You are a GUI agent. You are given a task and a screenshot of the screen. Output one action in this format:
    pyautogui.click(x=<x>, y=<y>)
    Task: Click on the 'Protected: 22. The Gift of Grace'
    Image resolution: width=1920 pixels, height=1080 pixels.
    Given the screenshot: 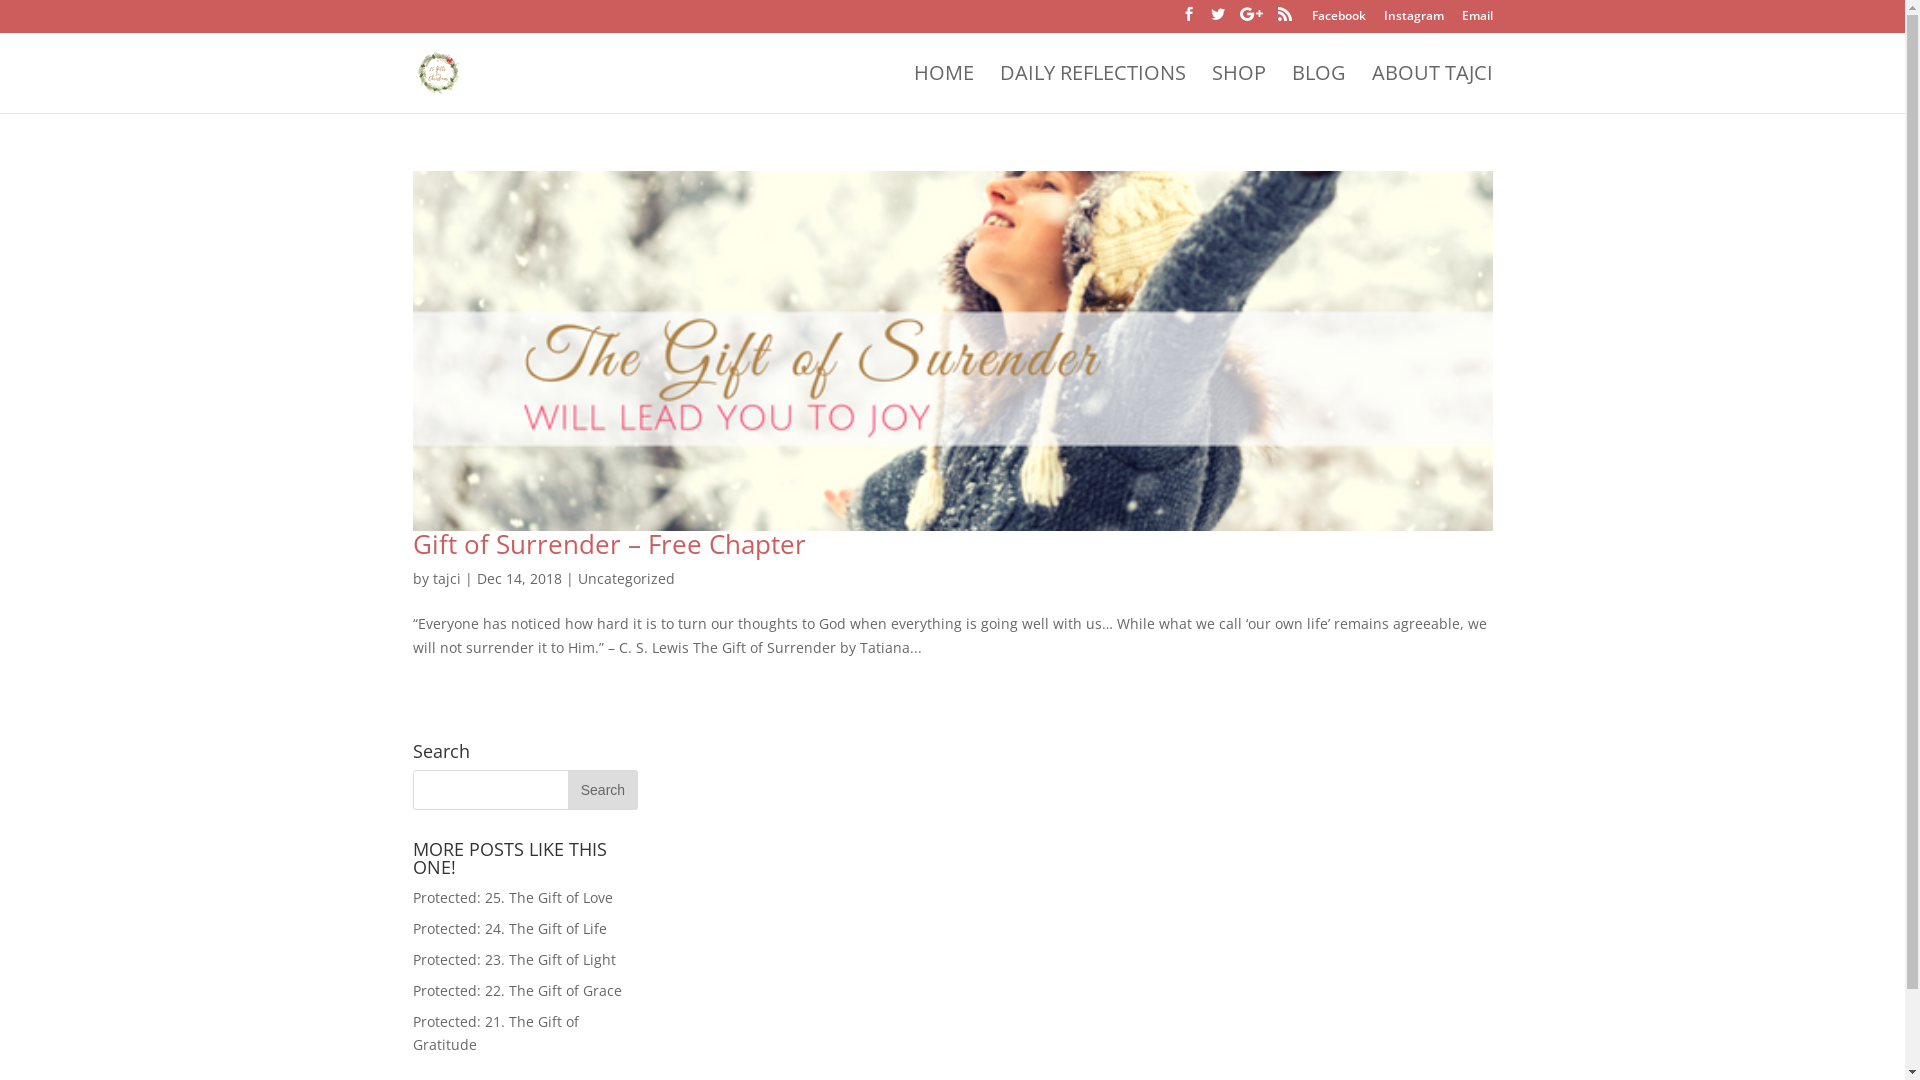 What is the action you would take?
    pyautogui.click(x=516, y=990)
    